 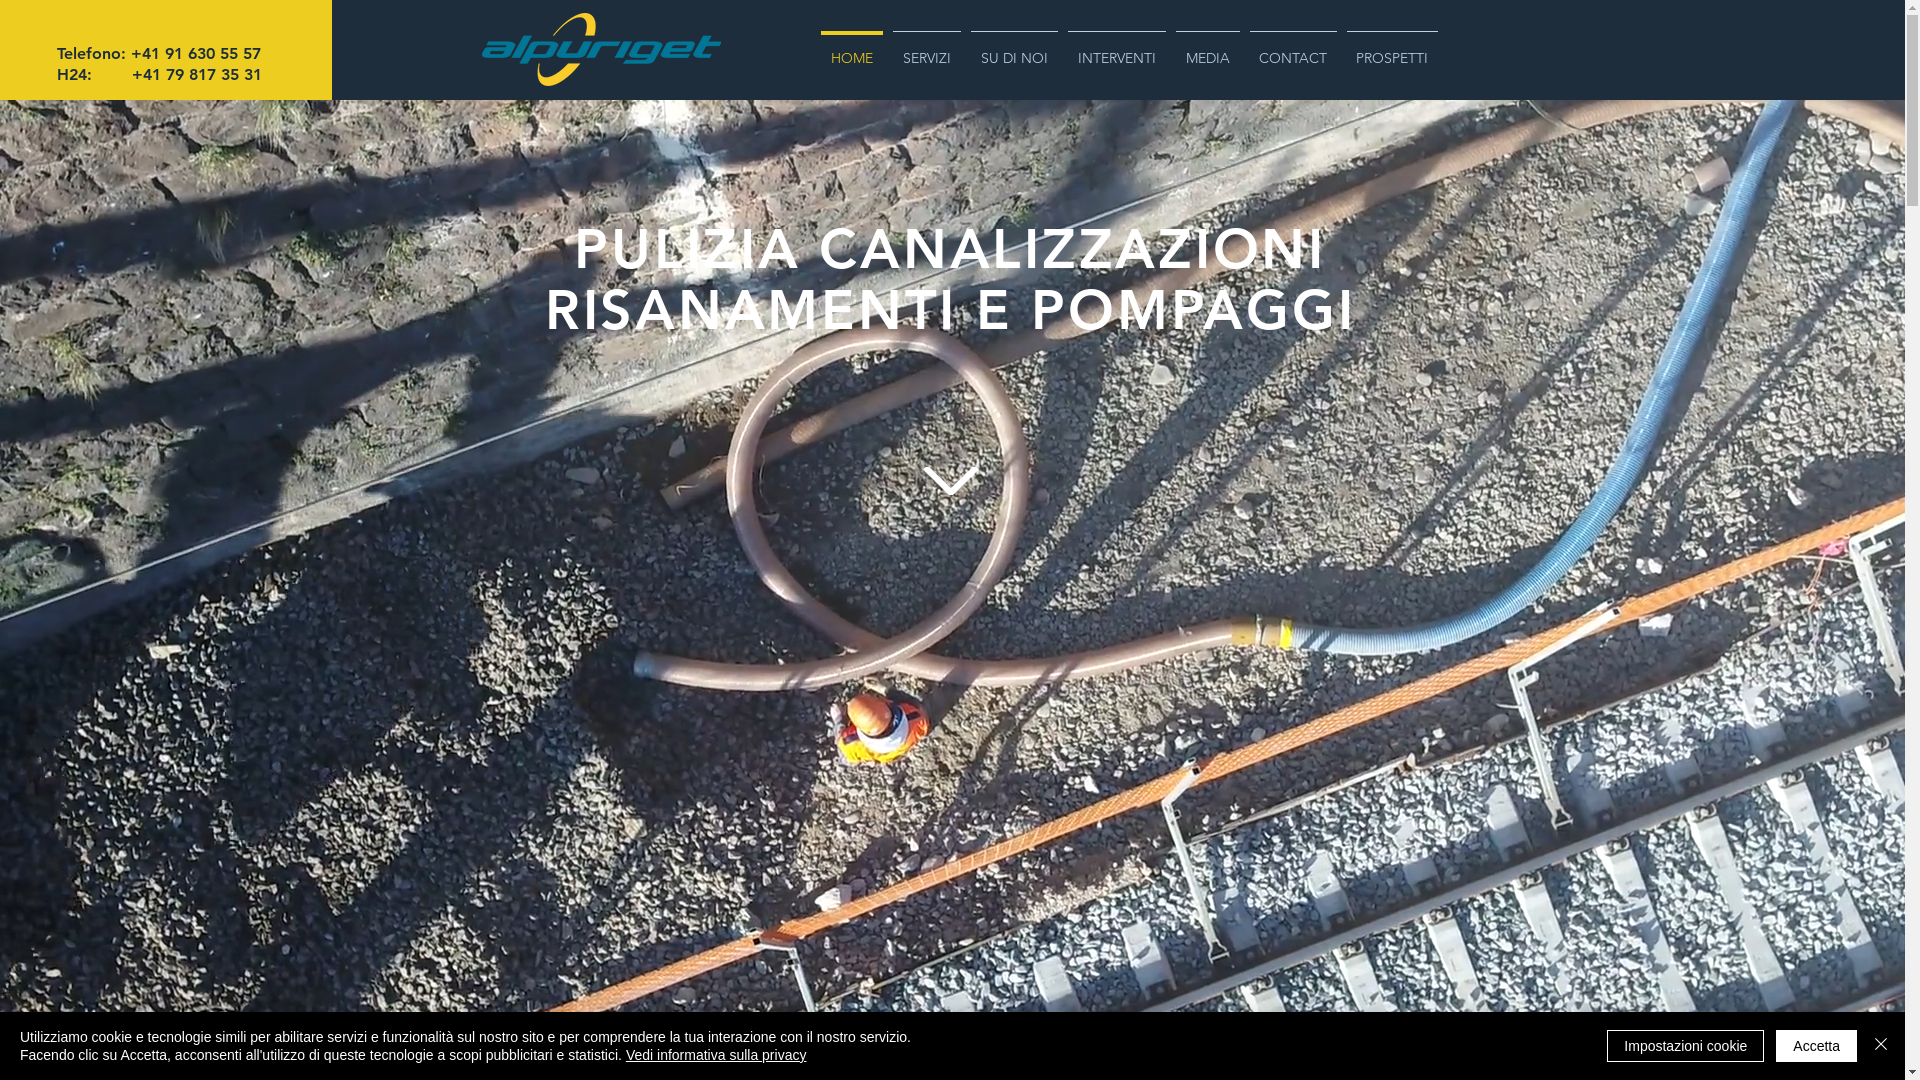 What do you see at coordinates (1684, 1044) in the screenshot?
I see `'Impostazioni cookie'` at bounding box center [1684, 1044].